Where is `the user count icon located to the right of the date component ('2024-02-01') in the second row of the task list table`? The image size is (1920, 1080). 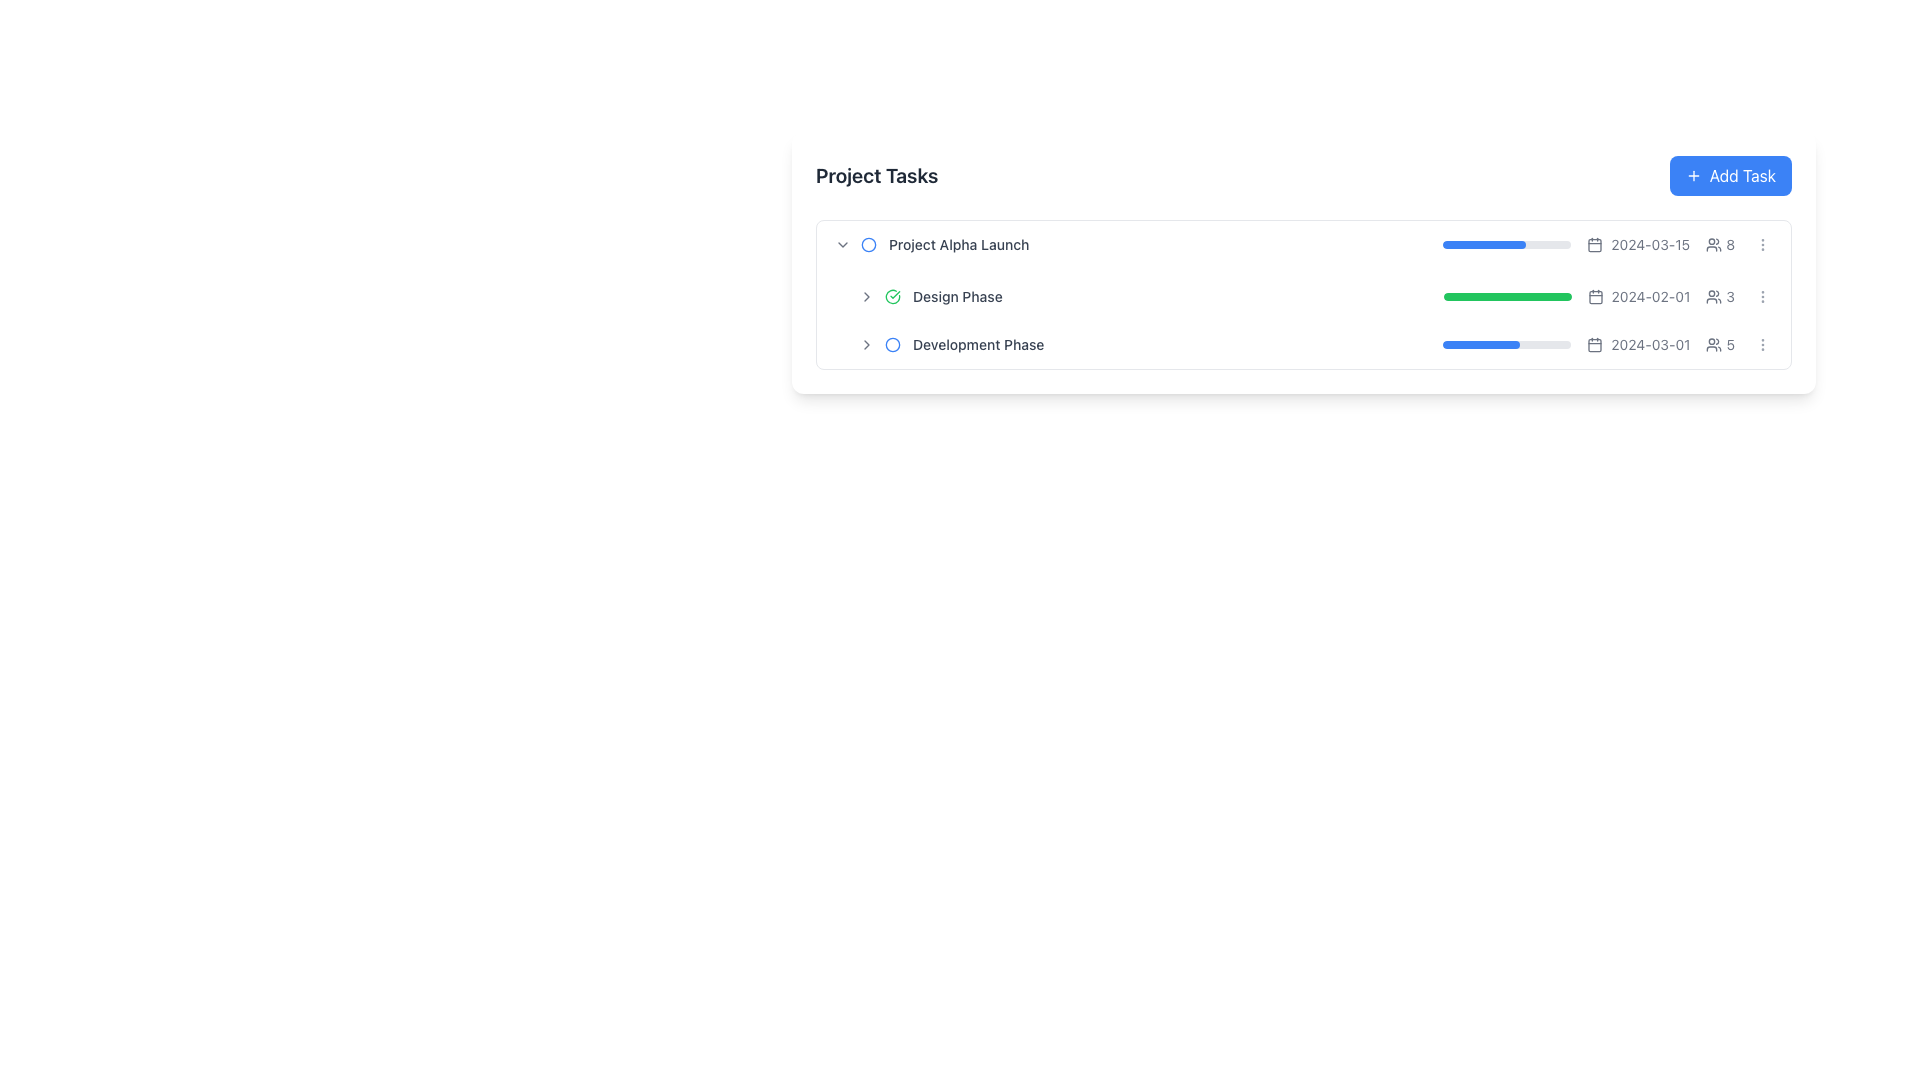
the user count icon located to the right of the date component ('2024-02-01') in the second row of the task list table is located at coordinates (1719, 297).